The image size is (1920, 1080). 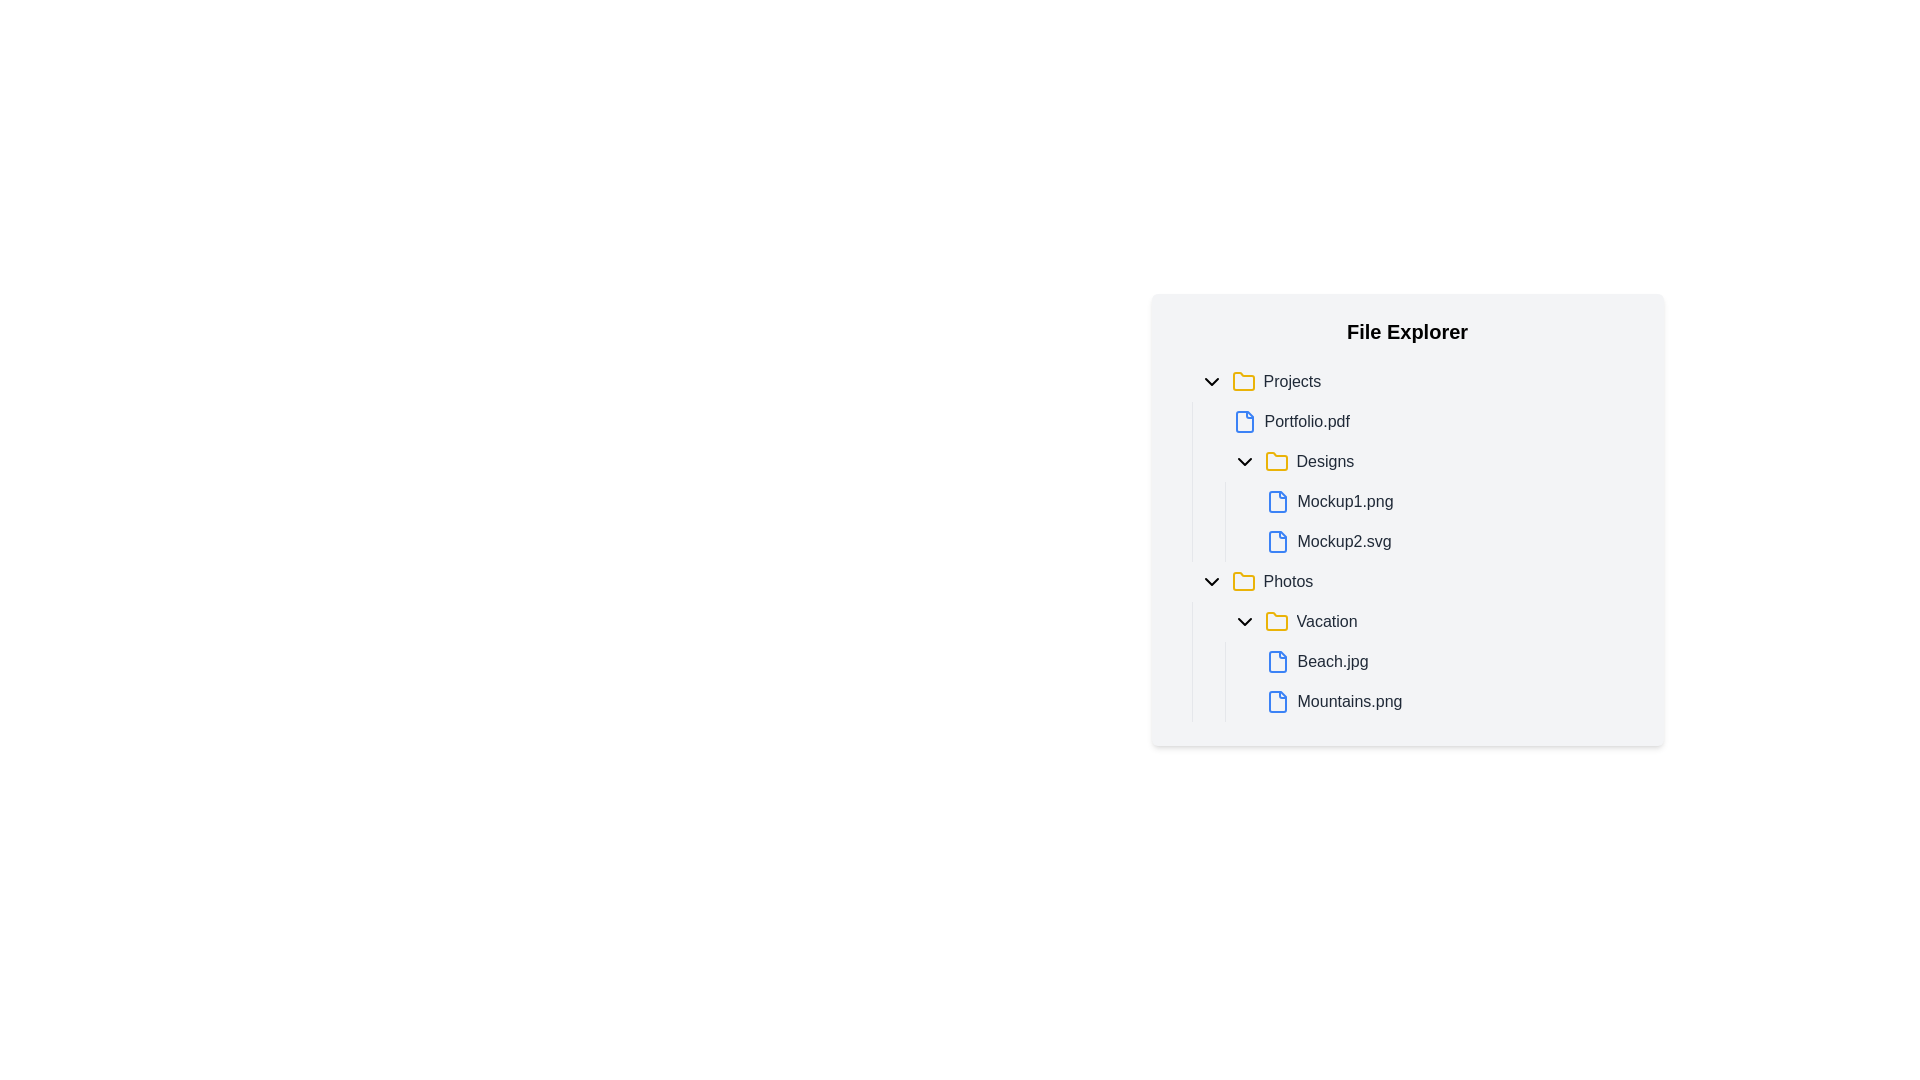 What do you see at coordinates (1276, 701) in the screenshot?
I see `the file icon with a blue outline representing 'Mountains.png', located in the 'Photos' folder` at bounding box center [1276, 701].